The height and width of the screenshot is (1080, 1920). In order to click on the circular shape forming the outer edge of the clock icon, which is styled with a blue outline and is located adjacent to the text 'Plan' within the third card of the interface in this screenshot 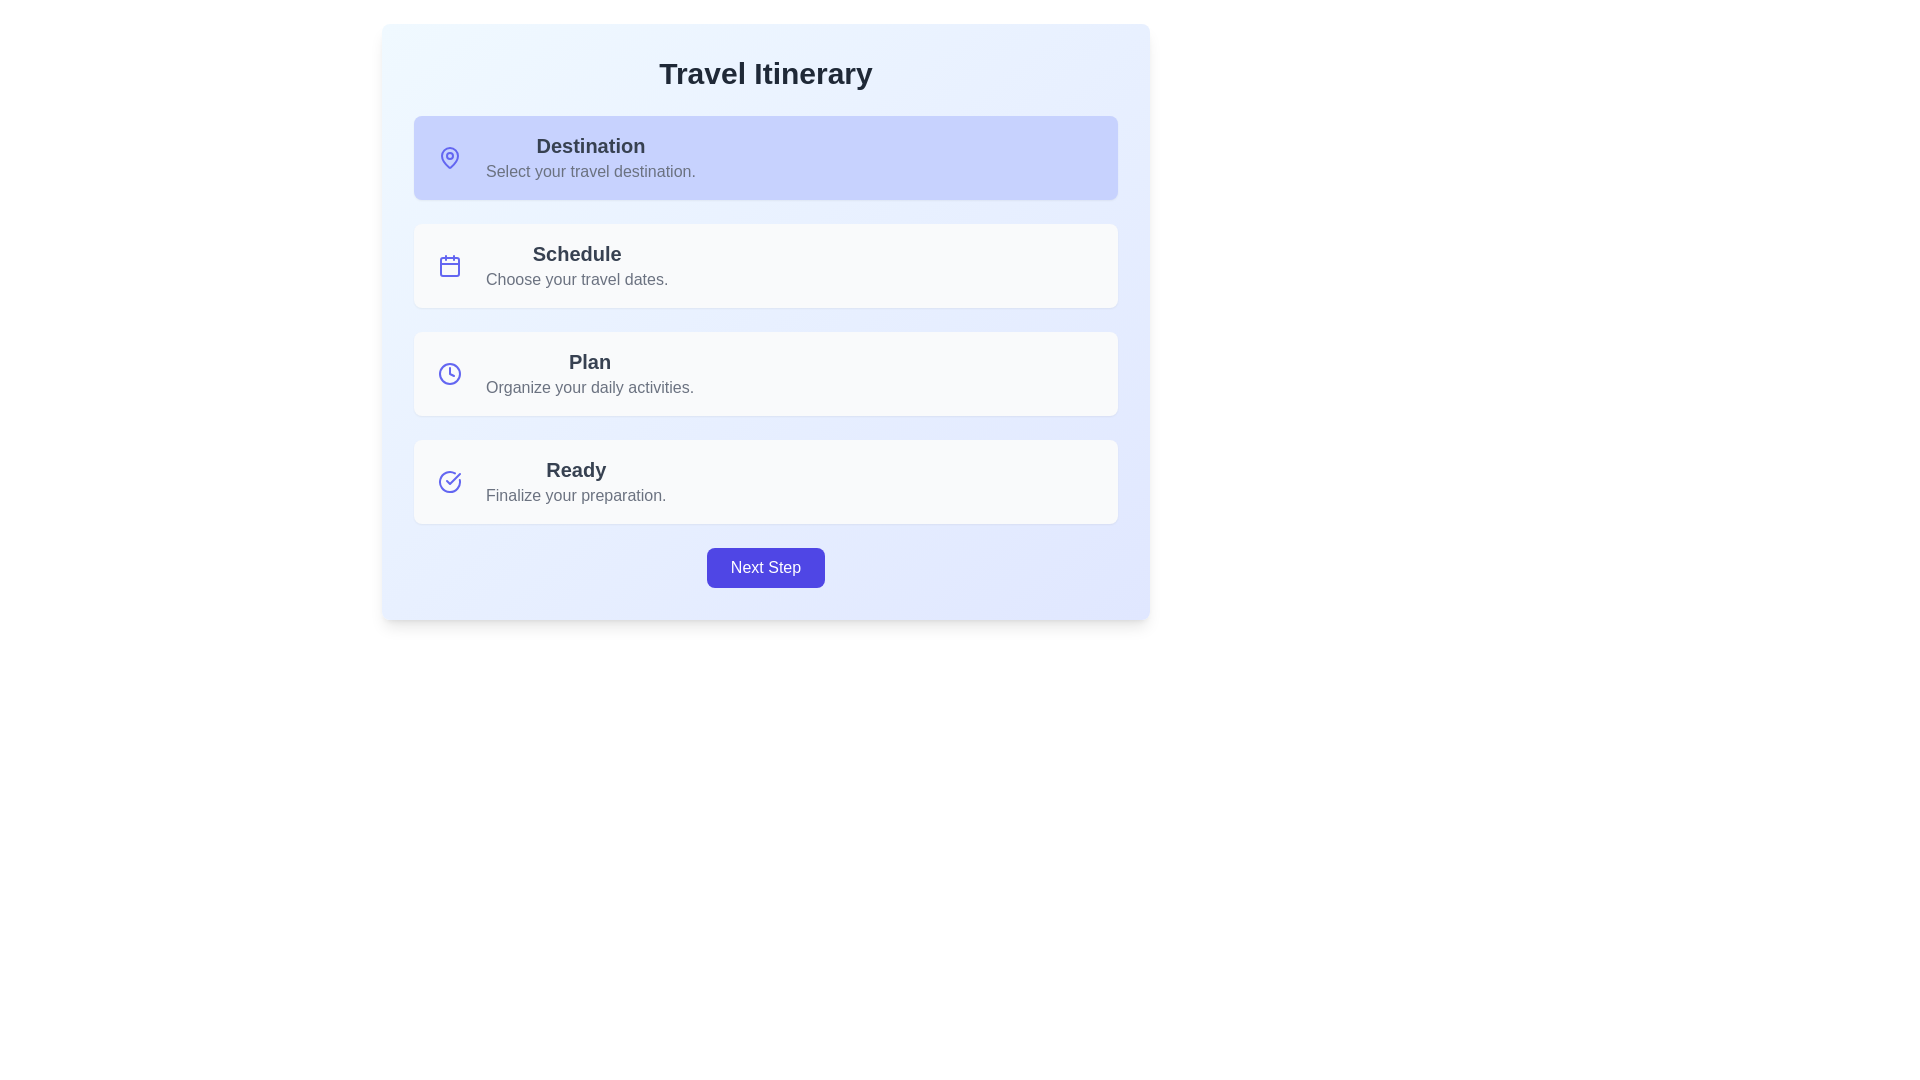, I will do `click(449, 374)`.